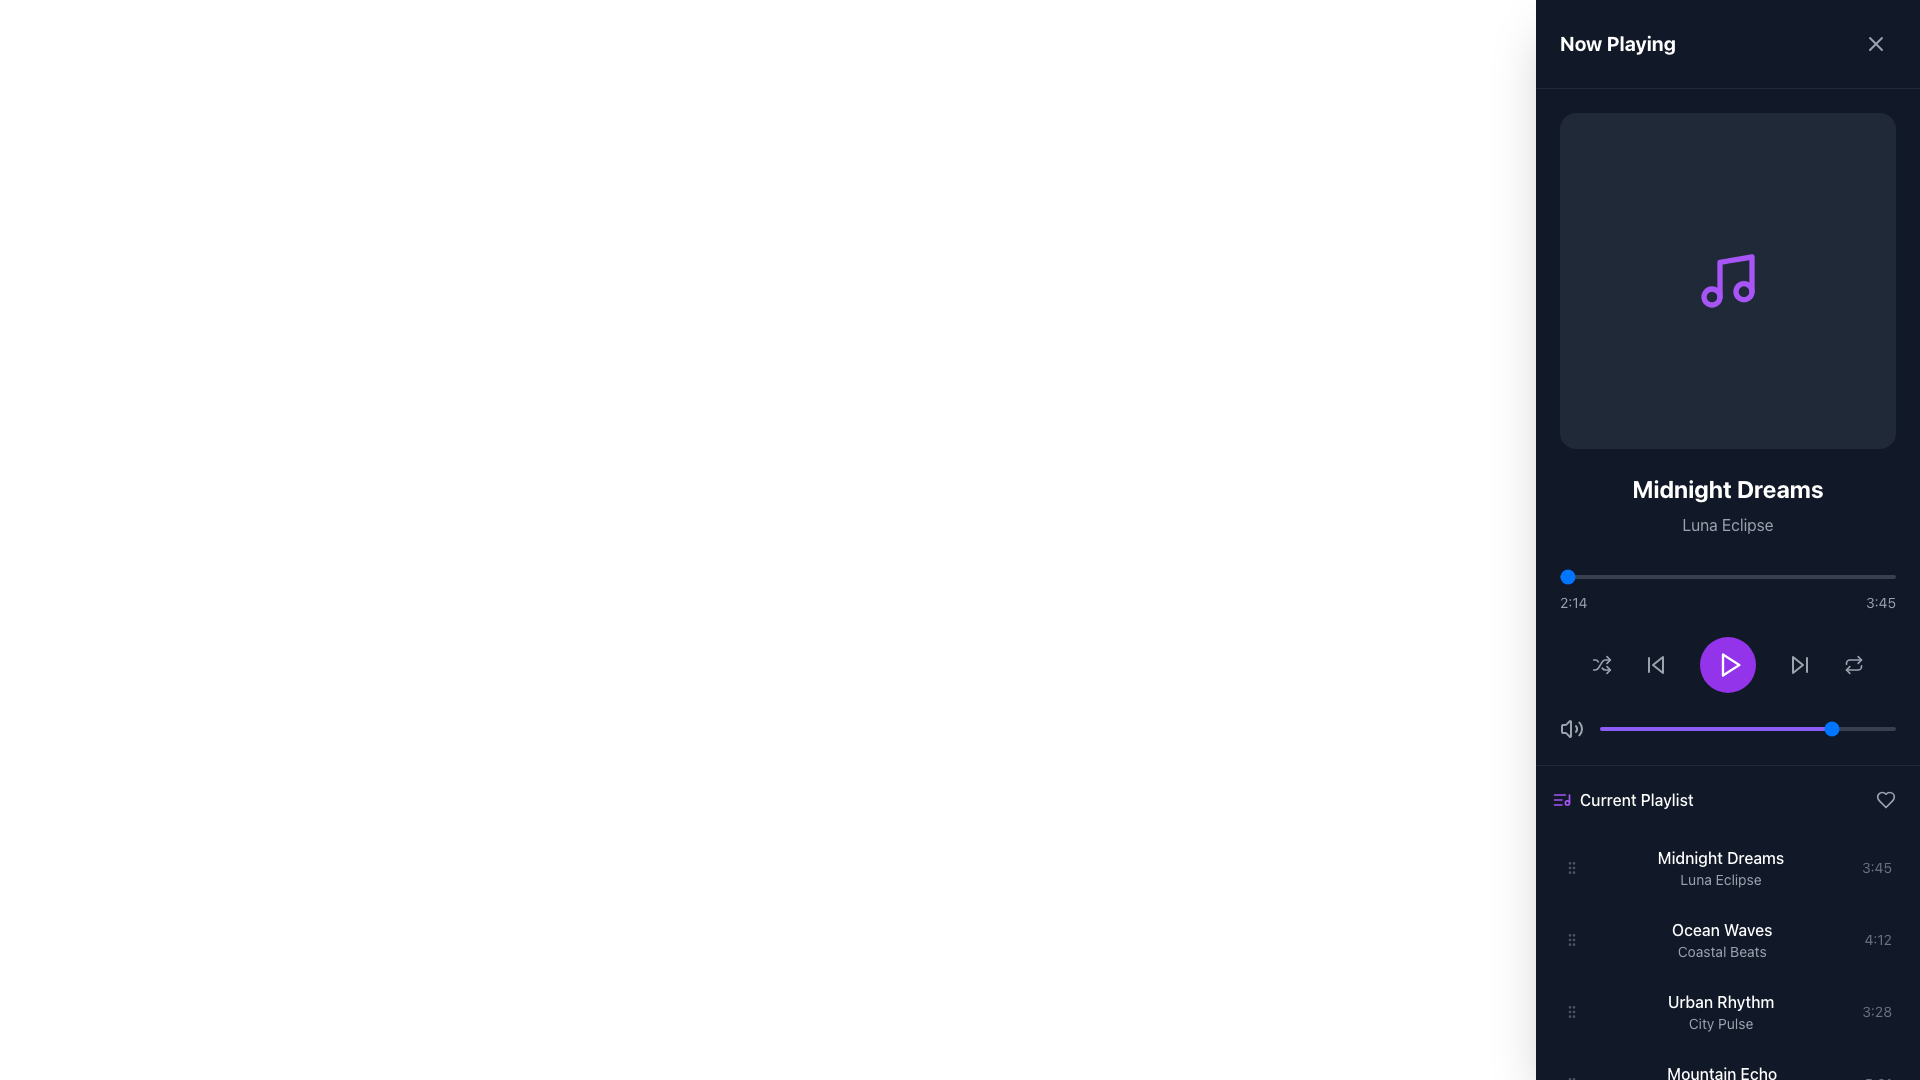 This screenshot has height=1080, width=1920. What do you see at coordinates (1875, 577) in the screenshot?
I see `playback position` at bounding box center [1875, 577].